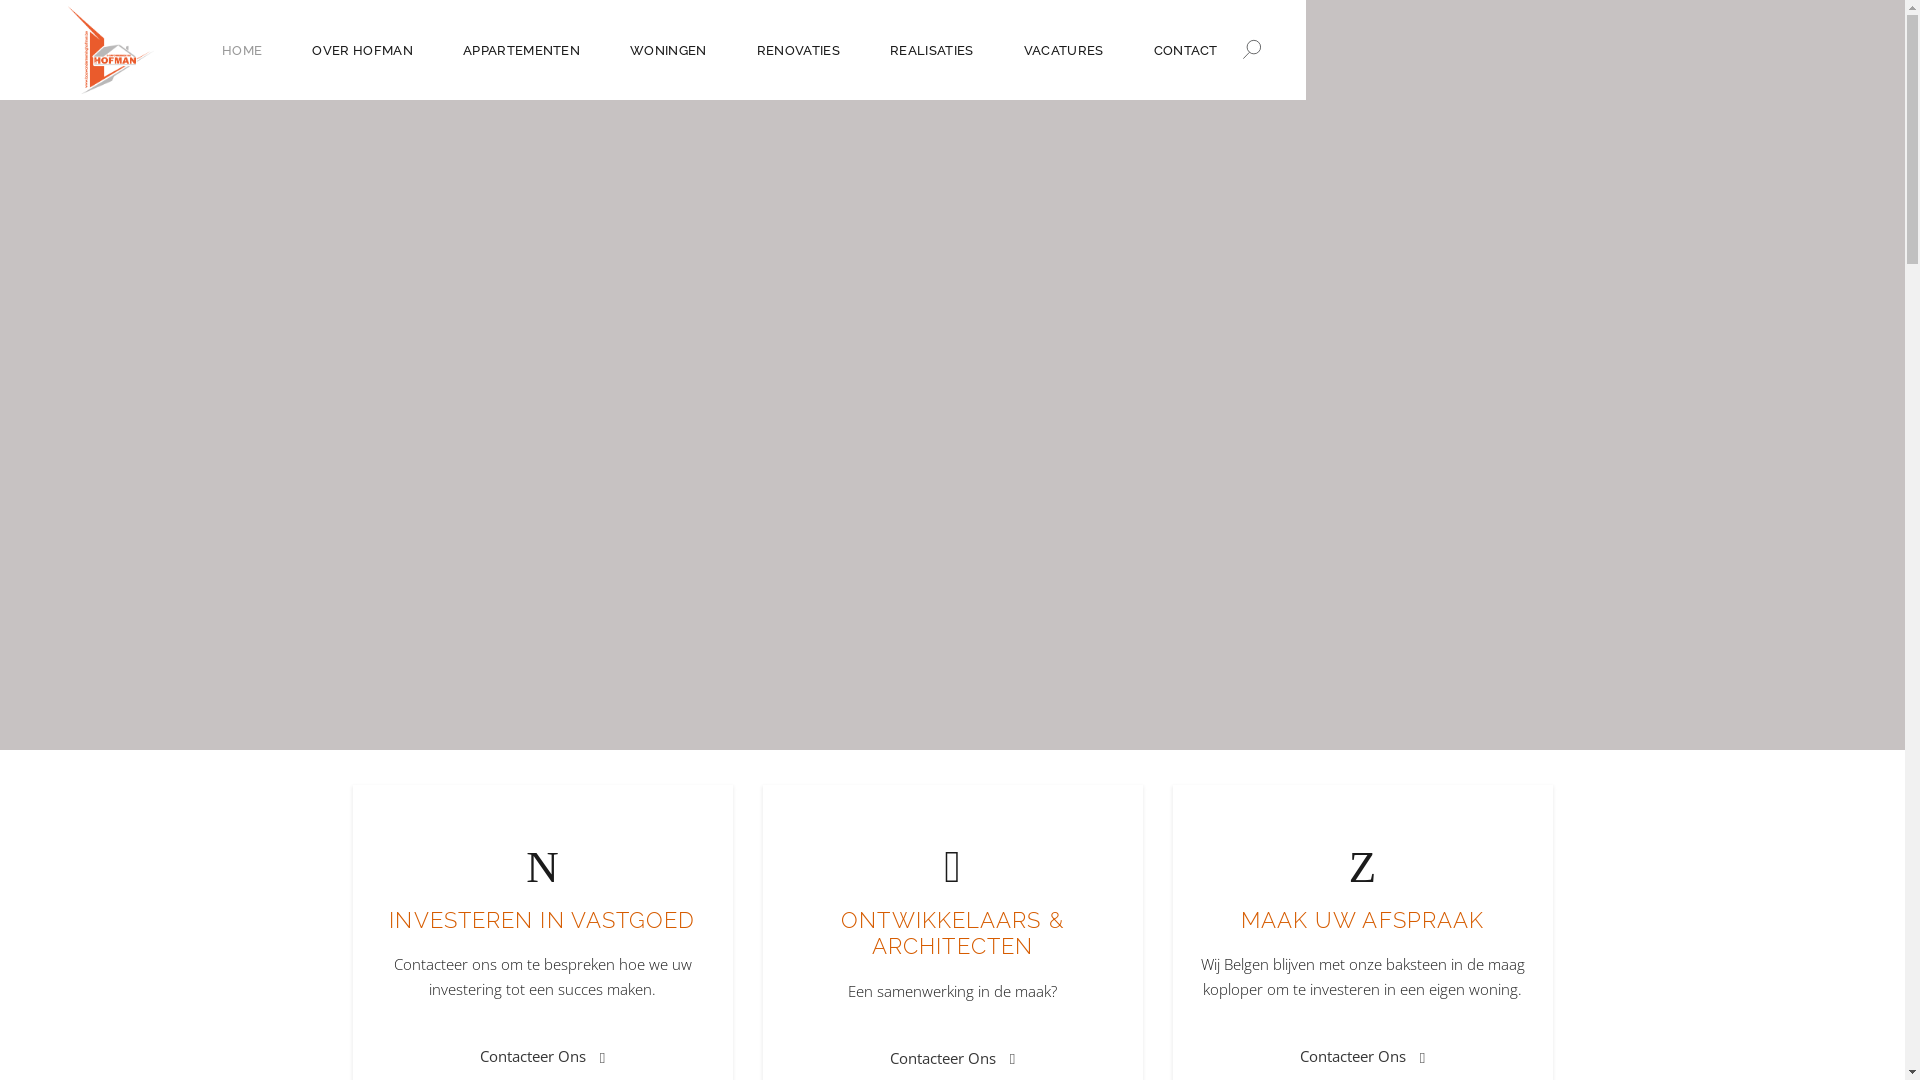  What do you see at coordinates (240, 48) in the screenshot?
I see `'HOME'` at bounding box center [240, 48].